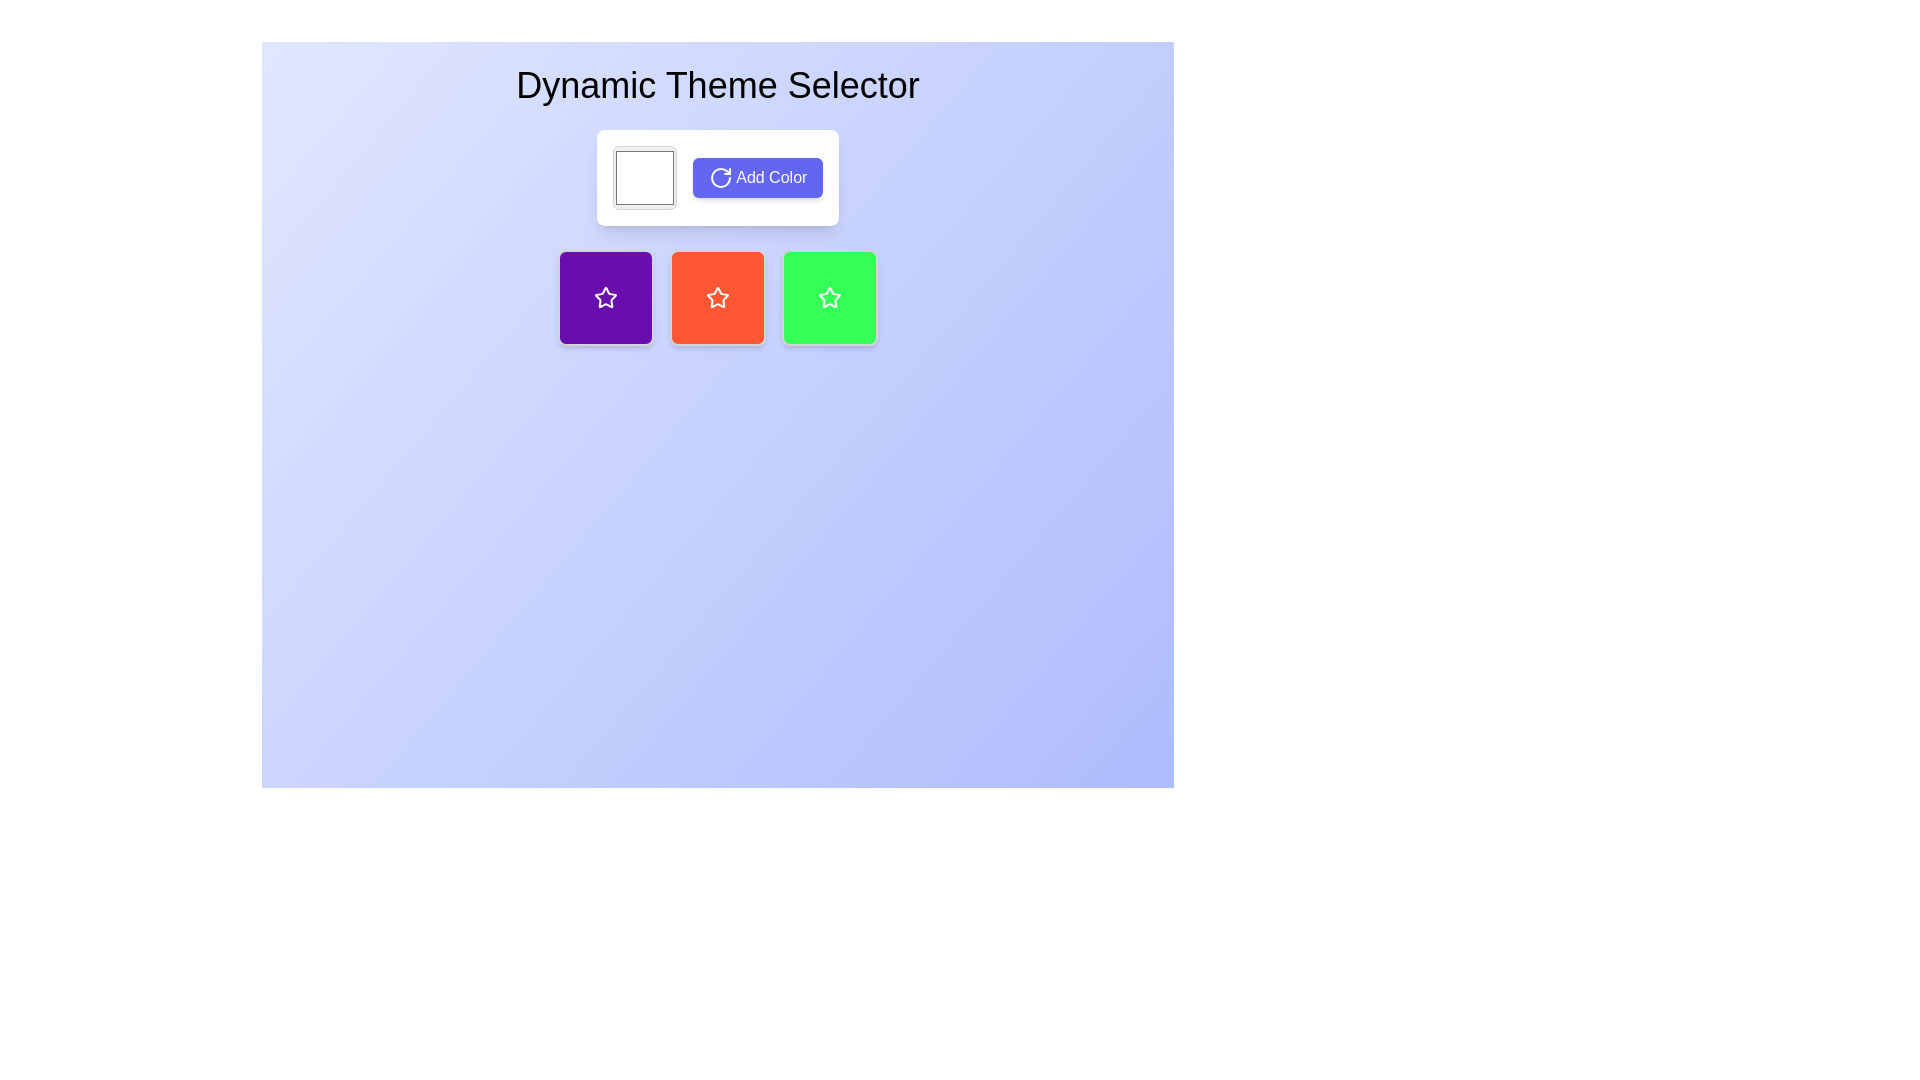  I want to click on the white star icon on a green square background located in the bottom right corner of the grid, which is the third icon in the row below the 'Dynamic Theme Selector' heading, so click(830, 297).